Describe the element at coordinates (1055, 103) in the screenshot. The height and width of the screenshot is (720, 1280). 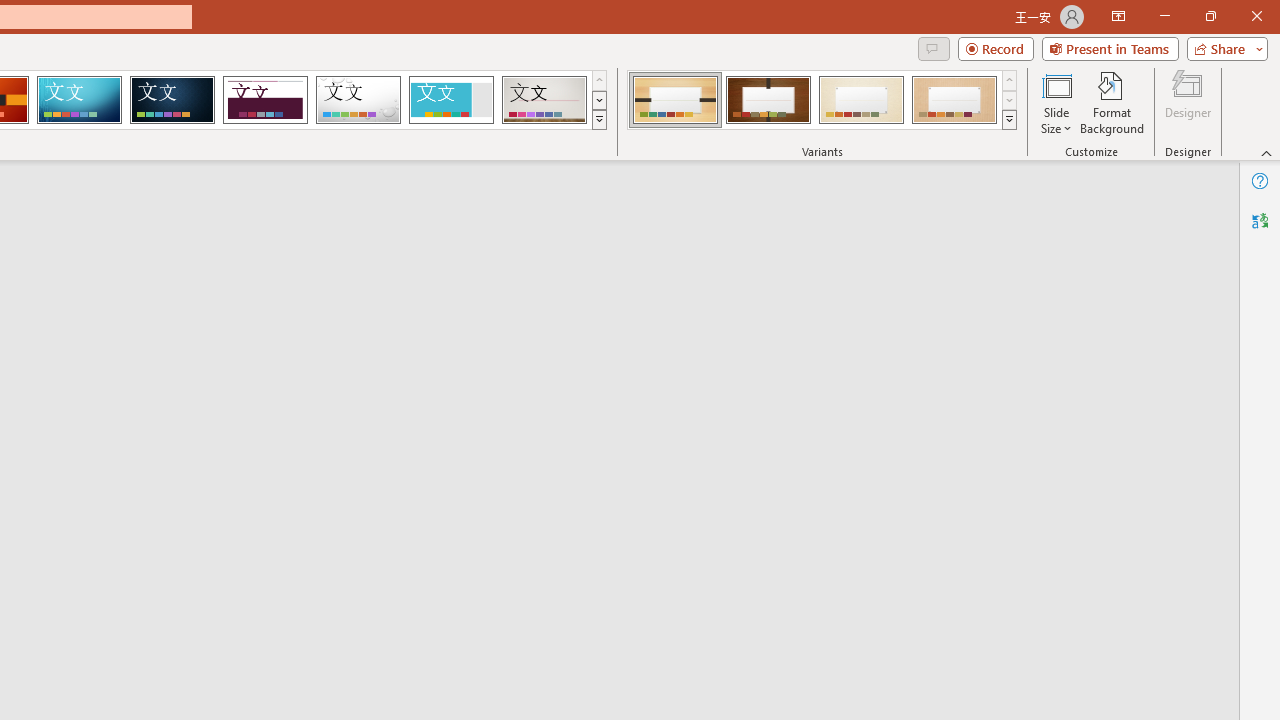
I see `'Slide Size'` at that location.